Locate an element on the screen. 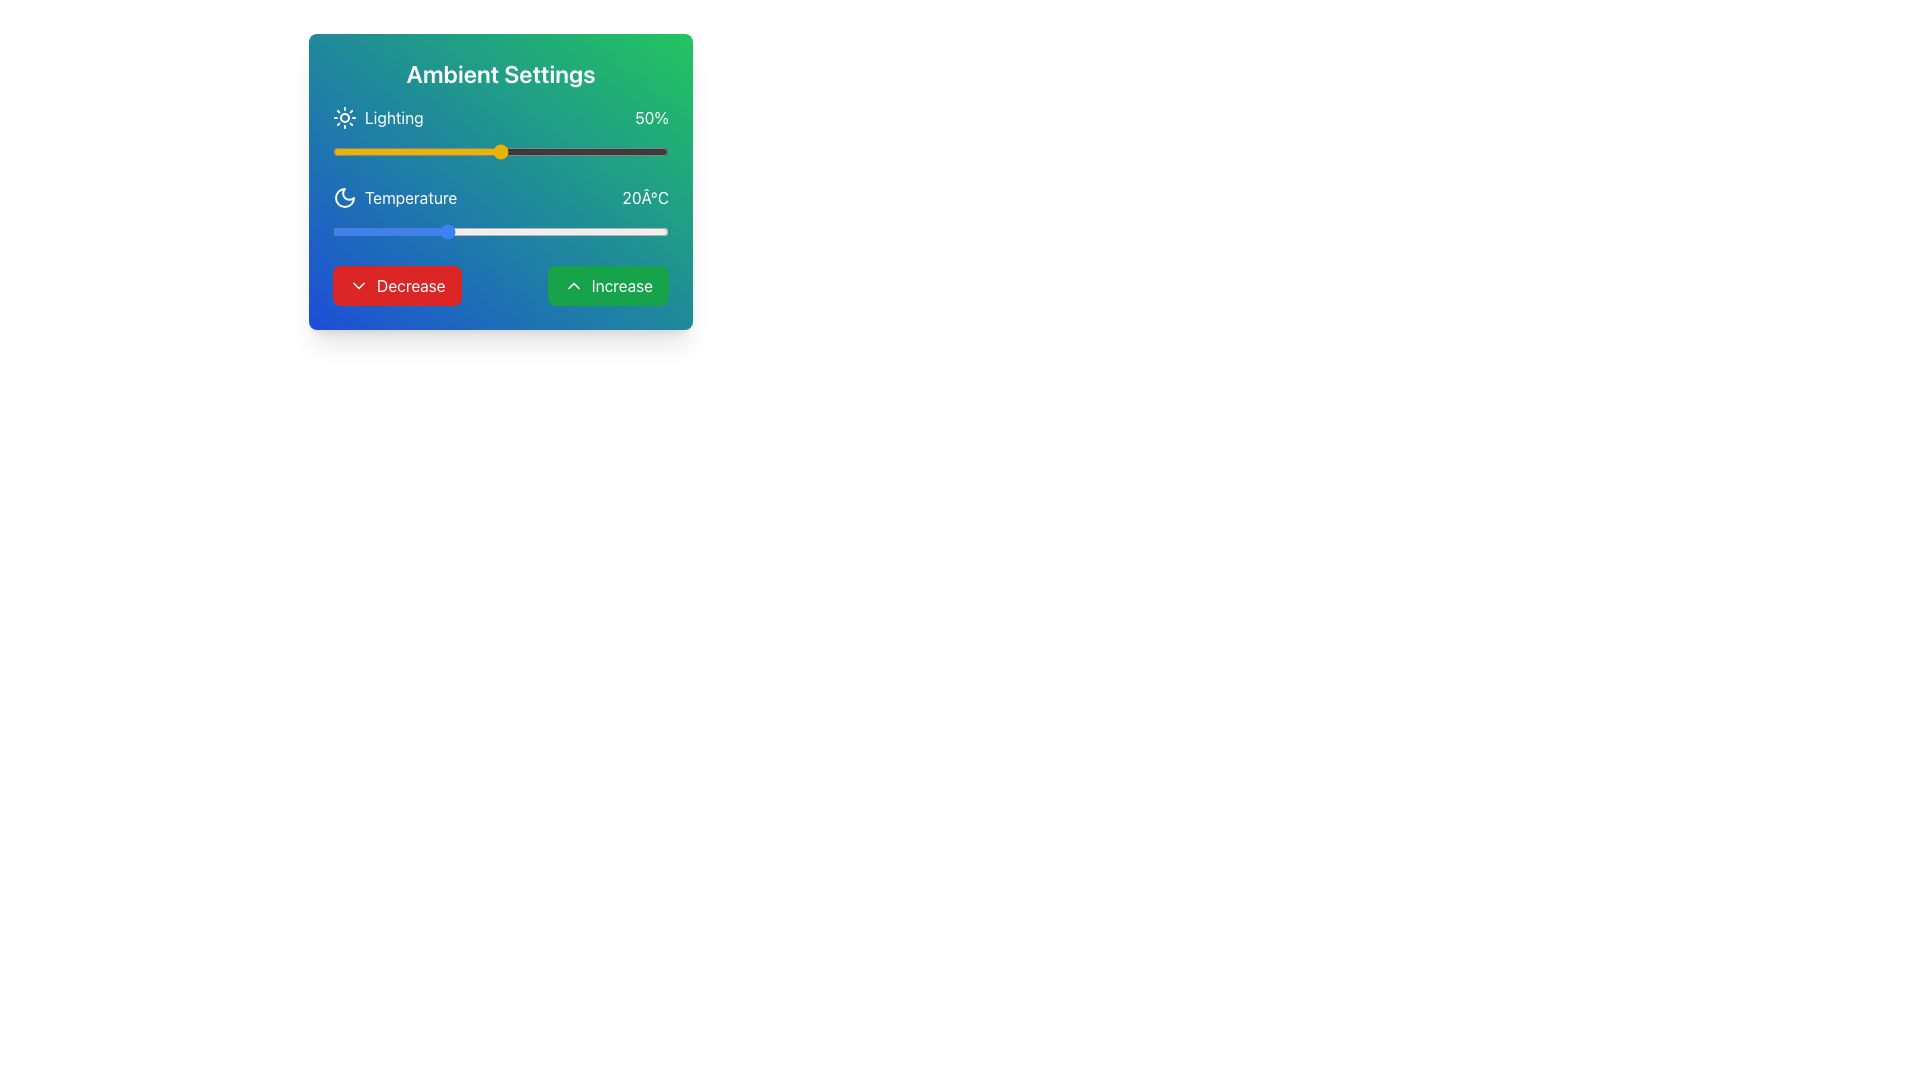 The width and height of the screenshot is (1920, 1080). the 'Increase' button, which is a rectangular button with rounded corners, filled with a green background and displays the text 'Increase' in white, accompanied by an upward chevron icon is located at coordinates (607, 285).